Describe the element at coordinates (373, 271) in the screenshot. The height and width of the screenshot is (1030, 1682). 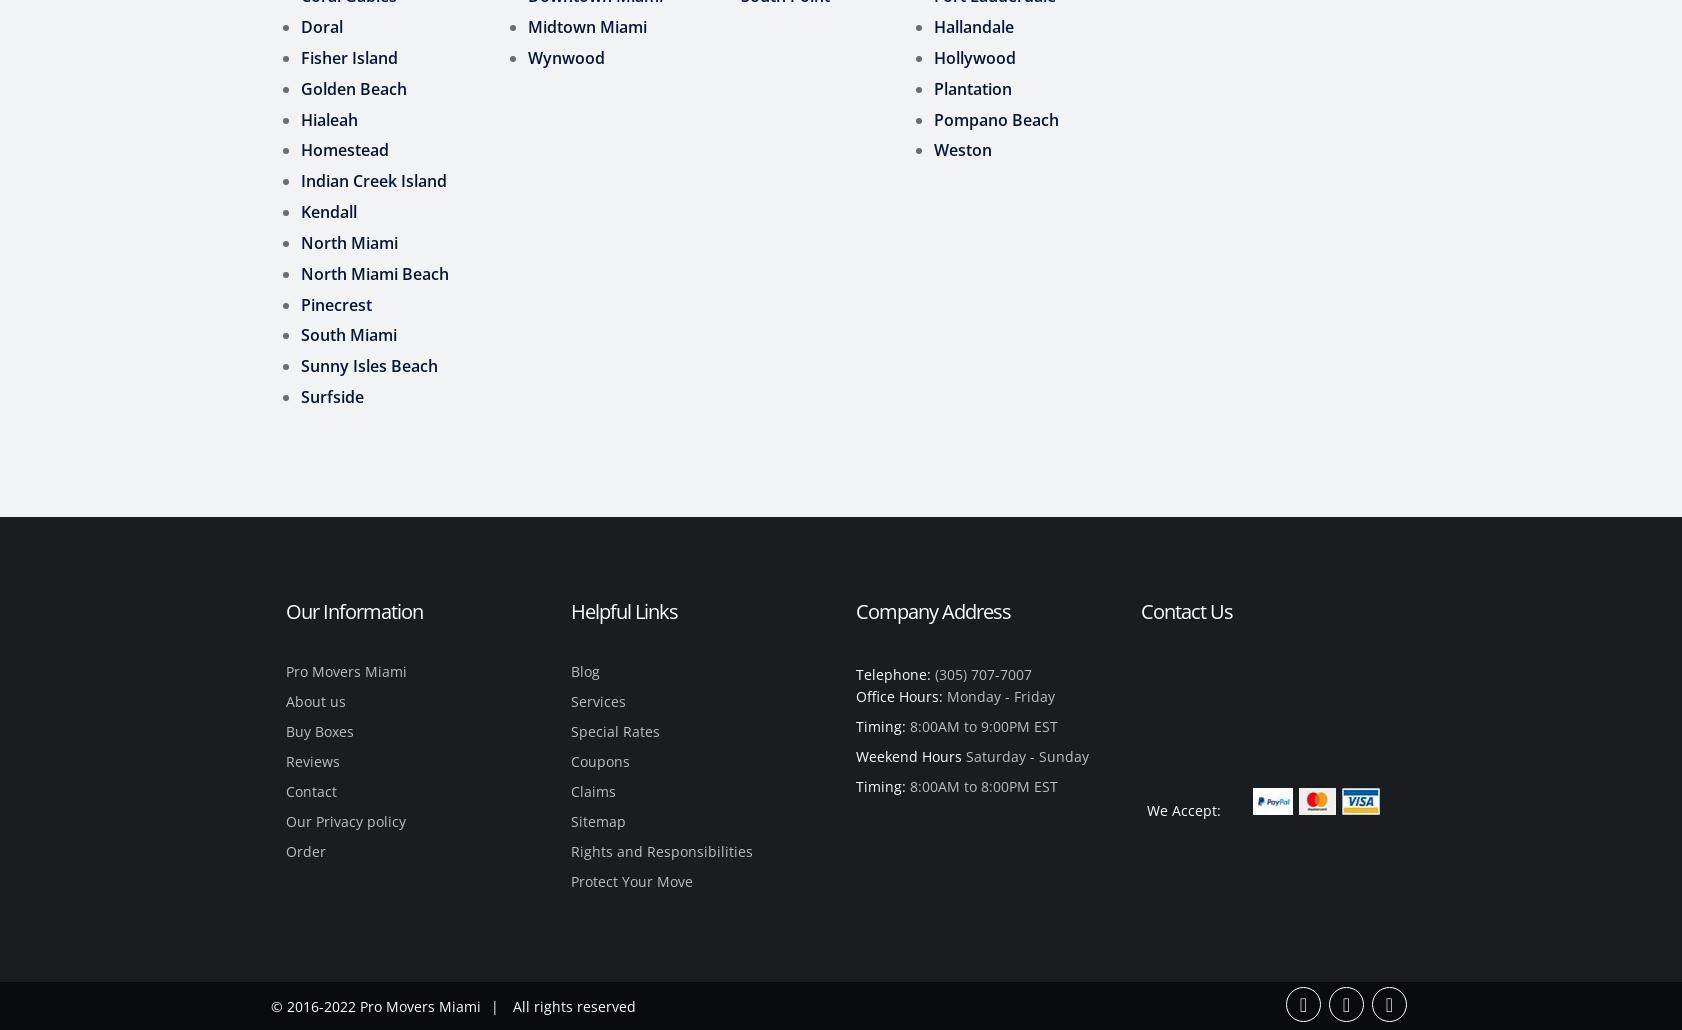
I see `'North Miami Beach'` at that location.